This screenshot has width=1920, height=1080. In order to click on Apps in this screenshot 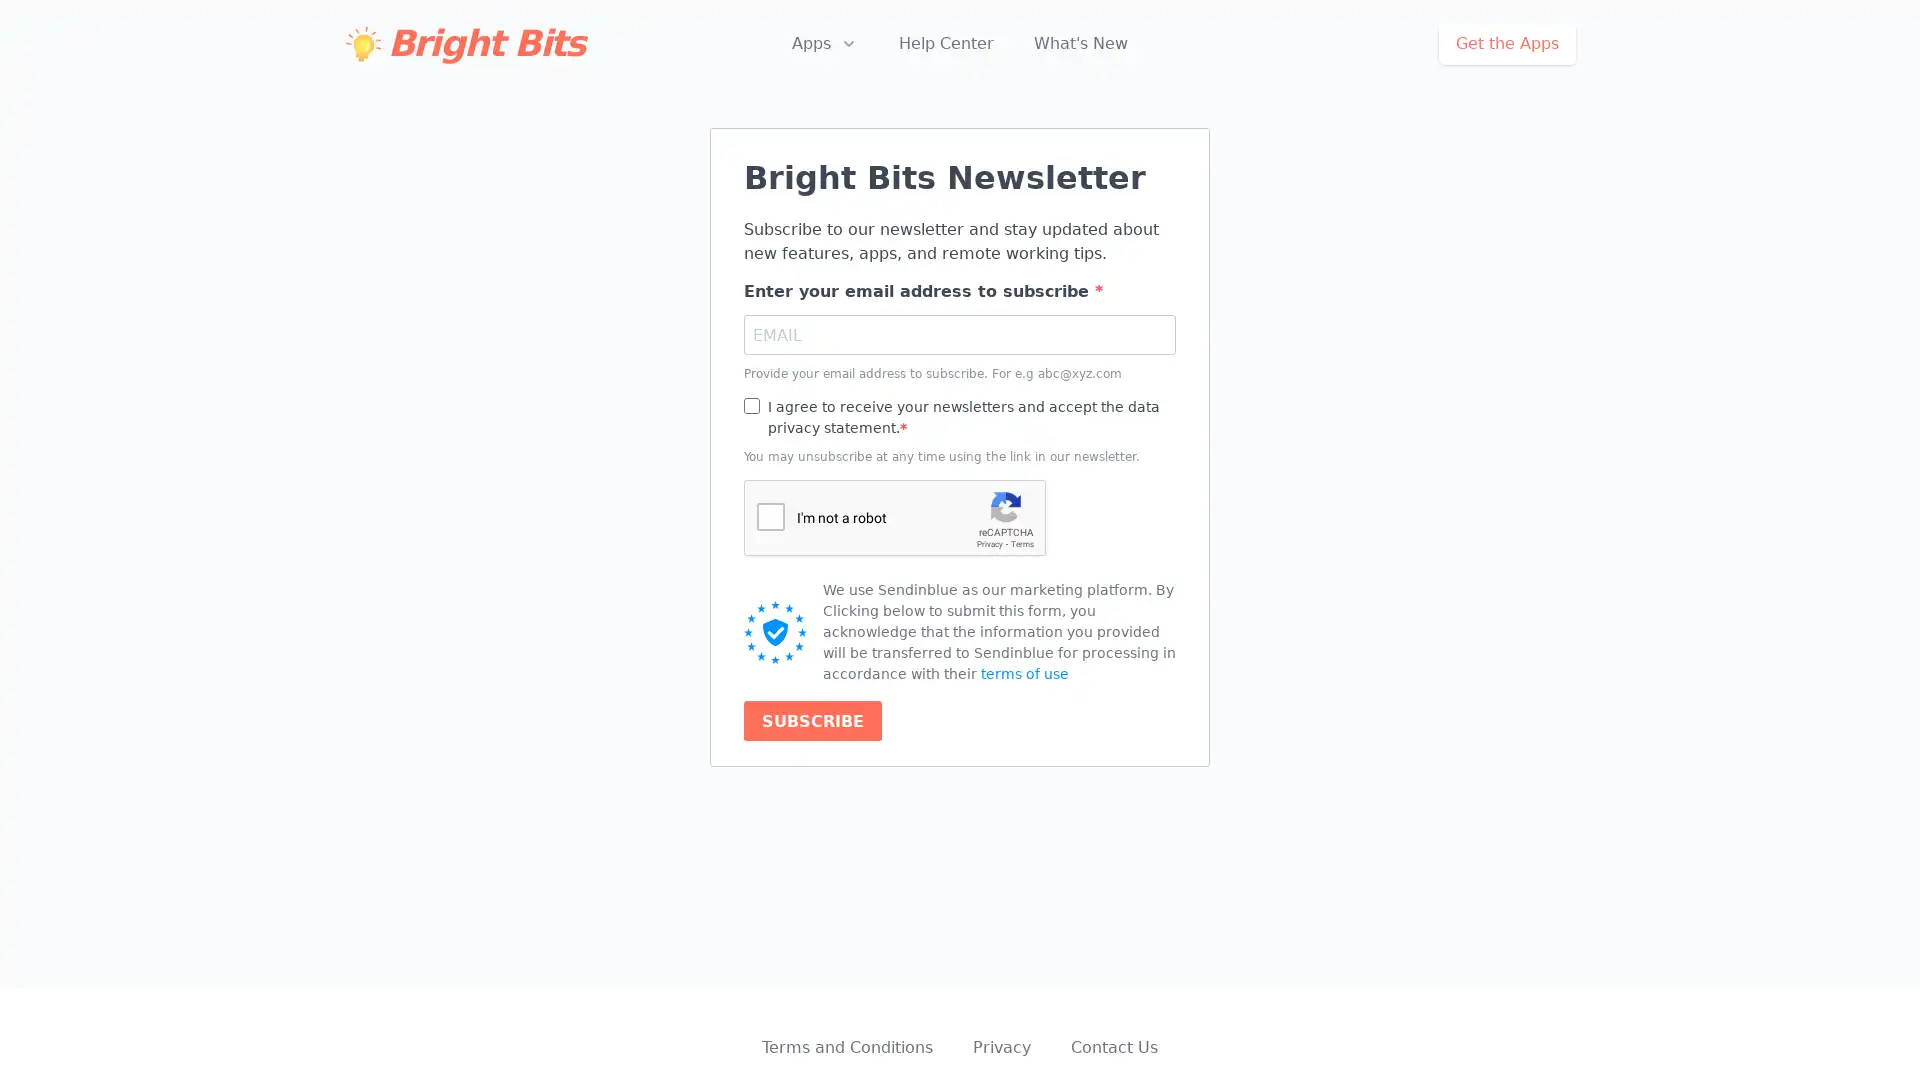, I will do `click(825, 43)`.